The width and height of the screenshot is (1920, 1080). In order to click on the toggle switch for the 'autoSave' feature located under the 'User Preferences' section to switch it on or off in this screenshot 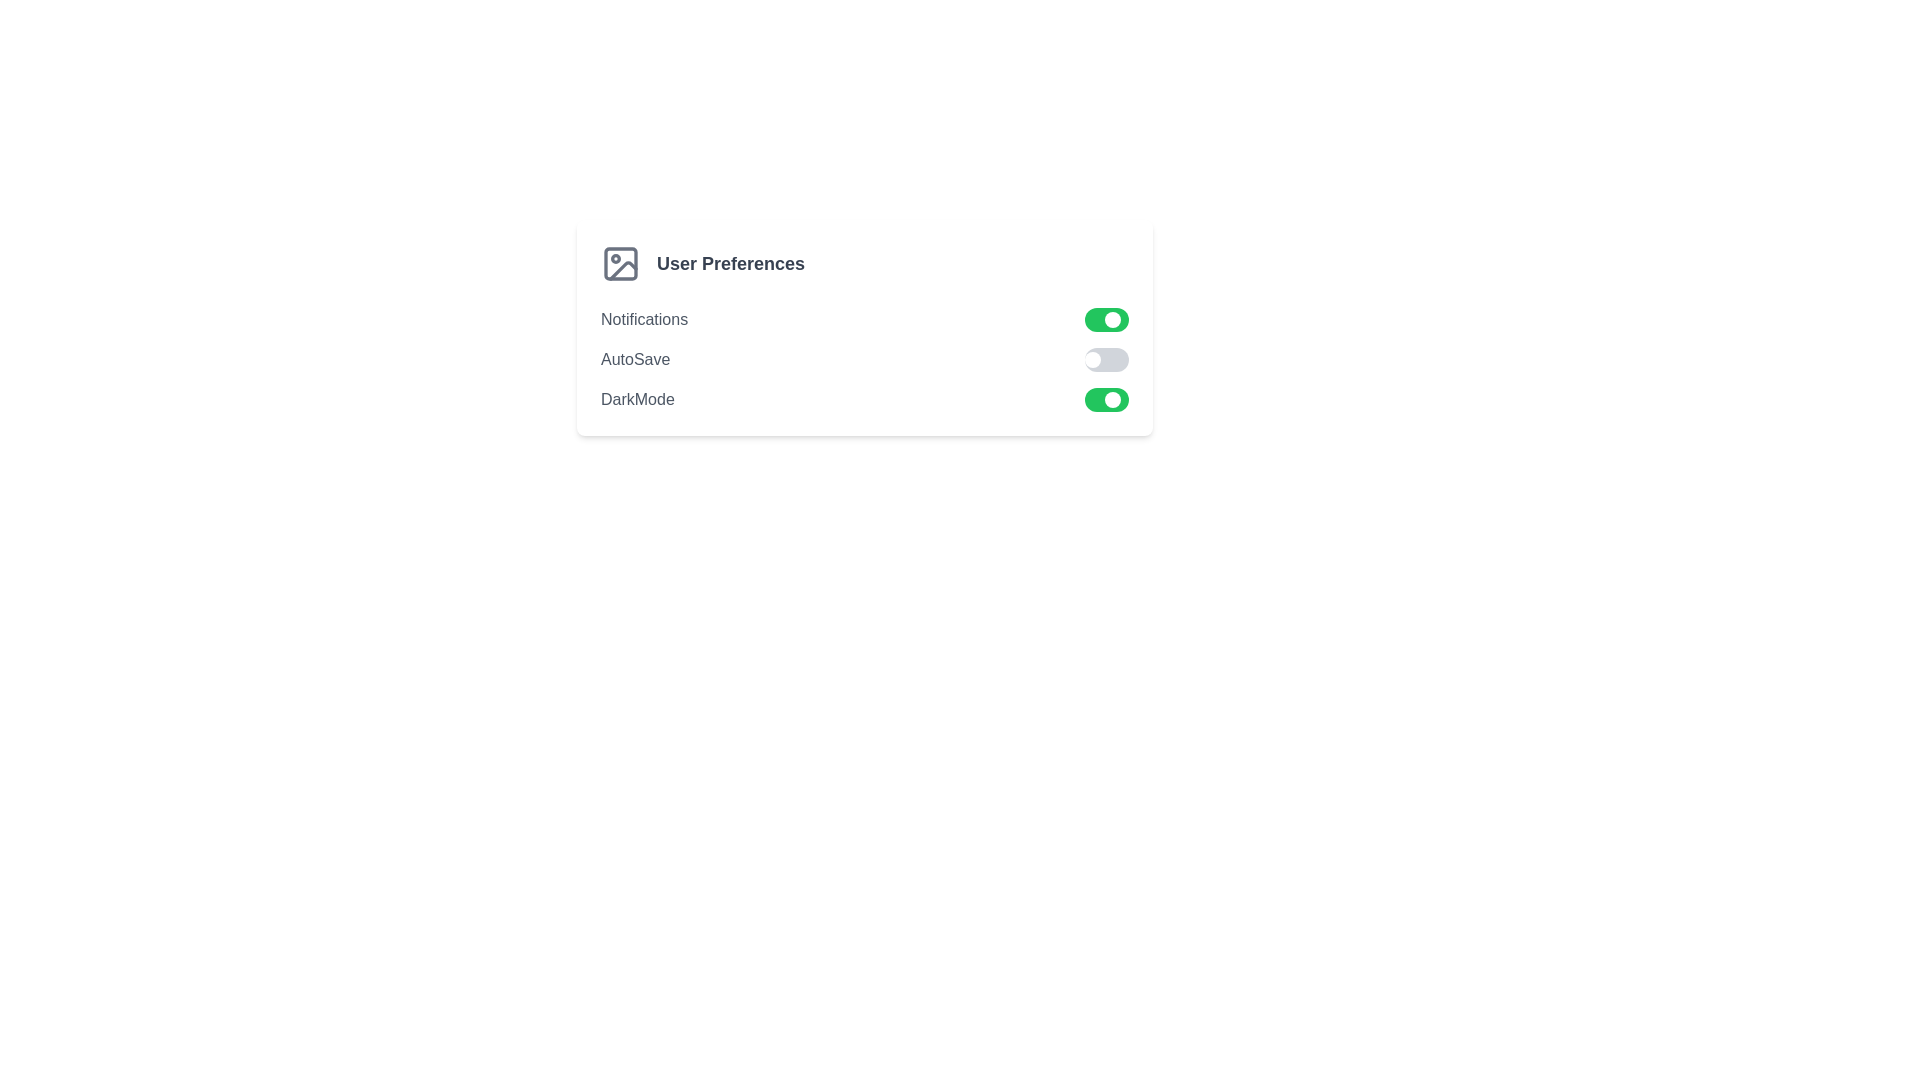, I will do `click(864, 358)`.